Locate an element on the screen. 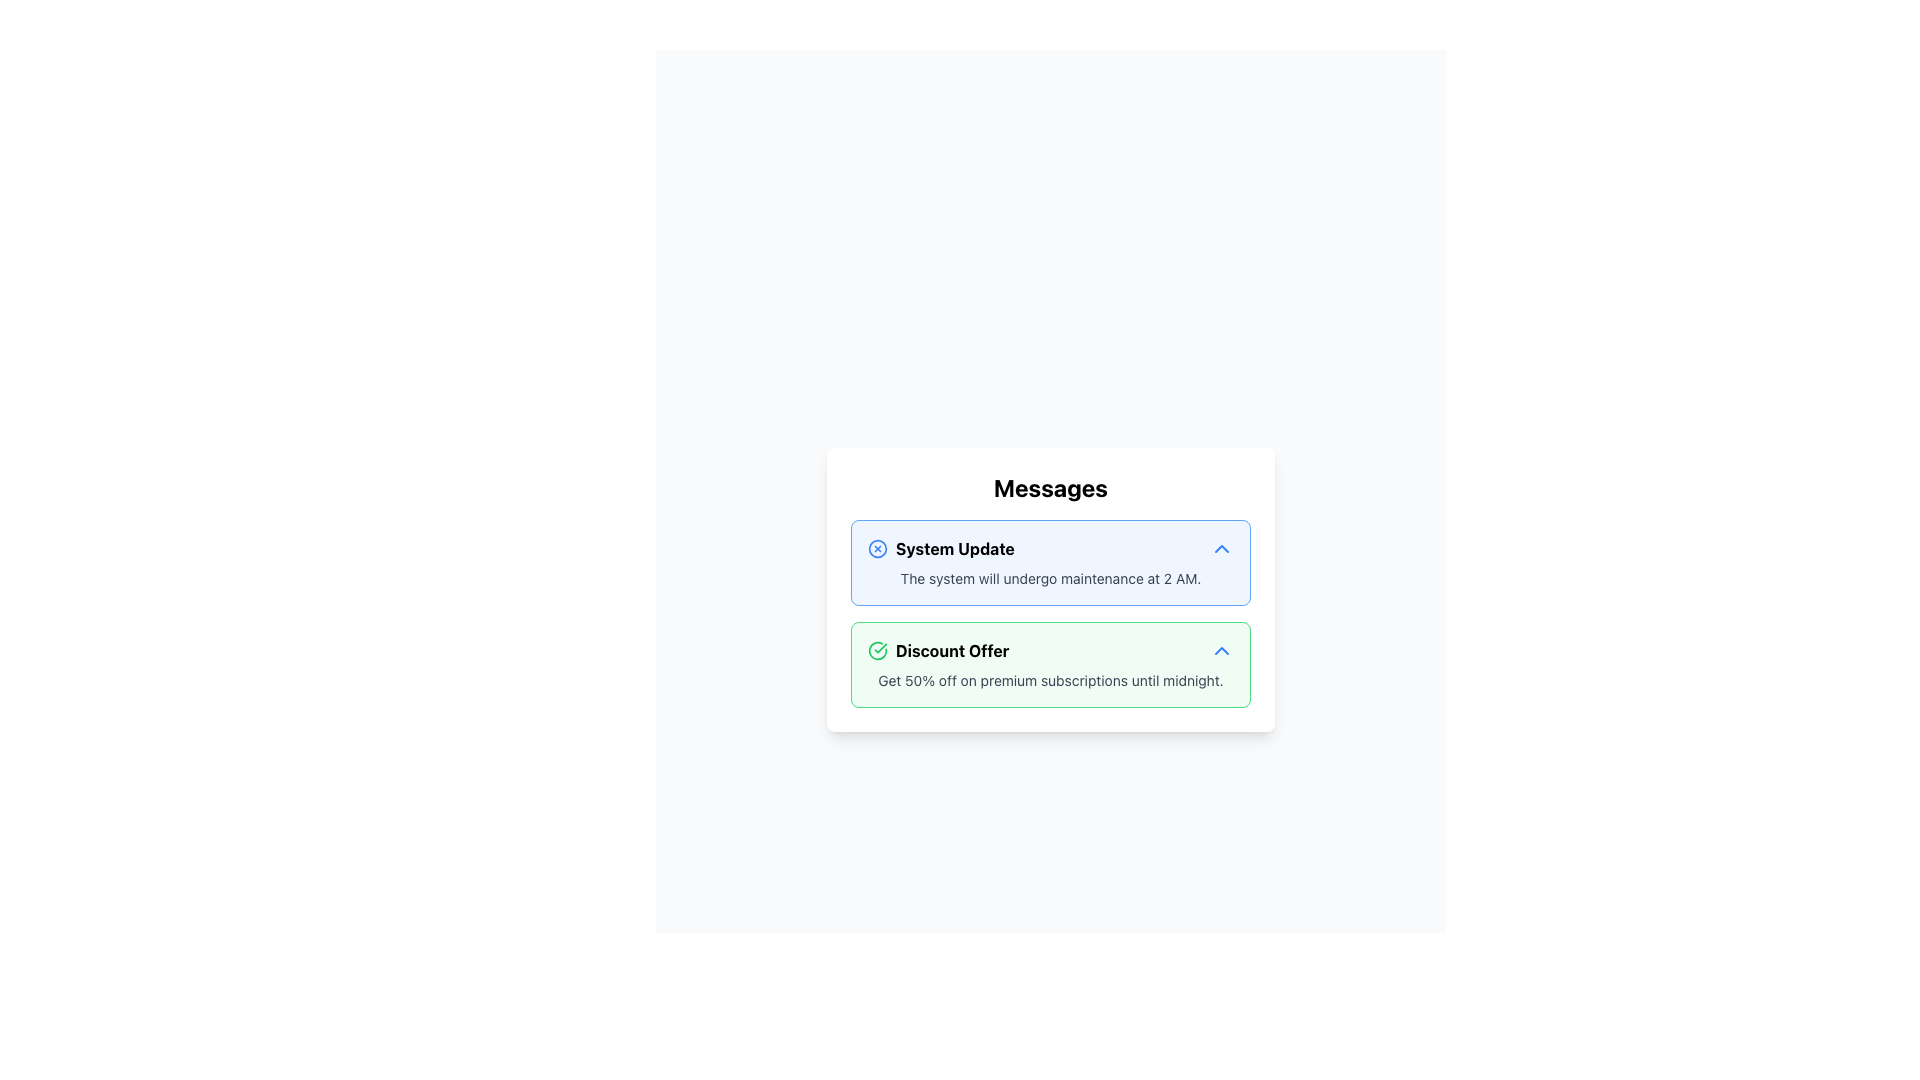 This screenshot has height=1080, width=1920. the circular graphical icon component that is part of the 'System Update' notification item, which is styled with a defined border and located to the left of the item's text content is located at coordinates (878, 548).